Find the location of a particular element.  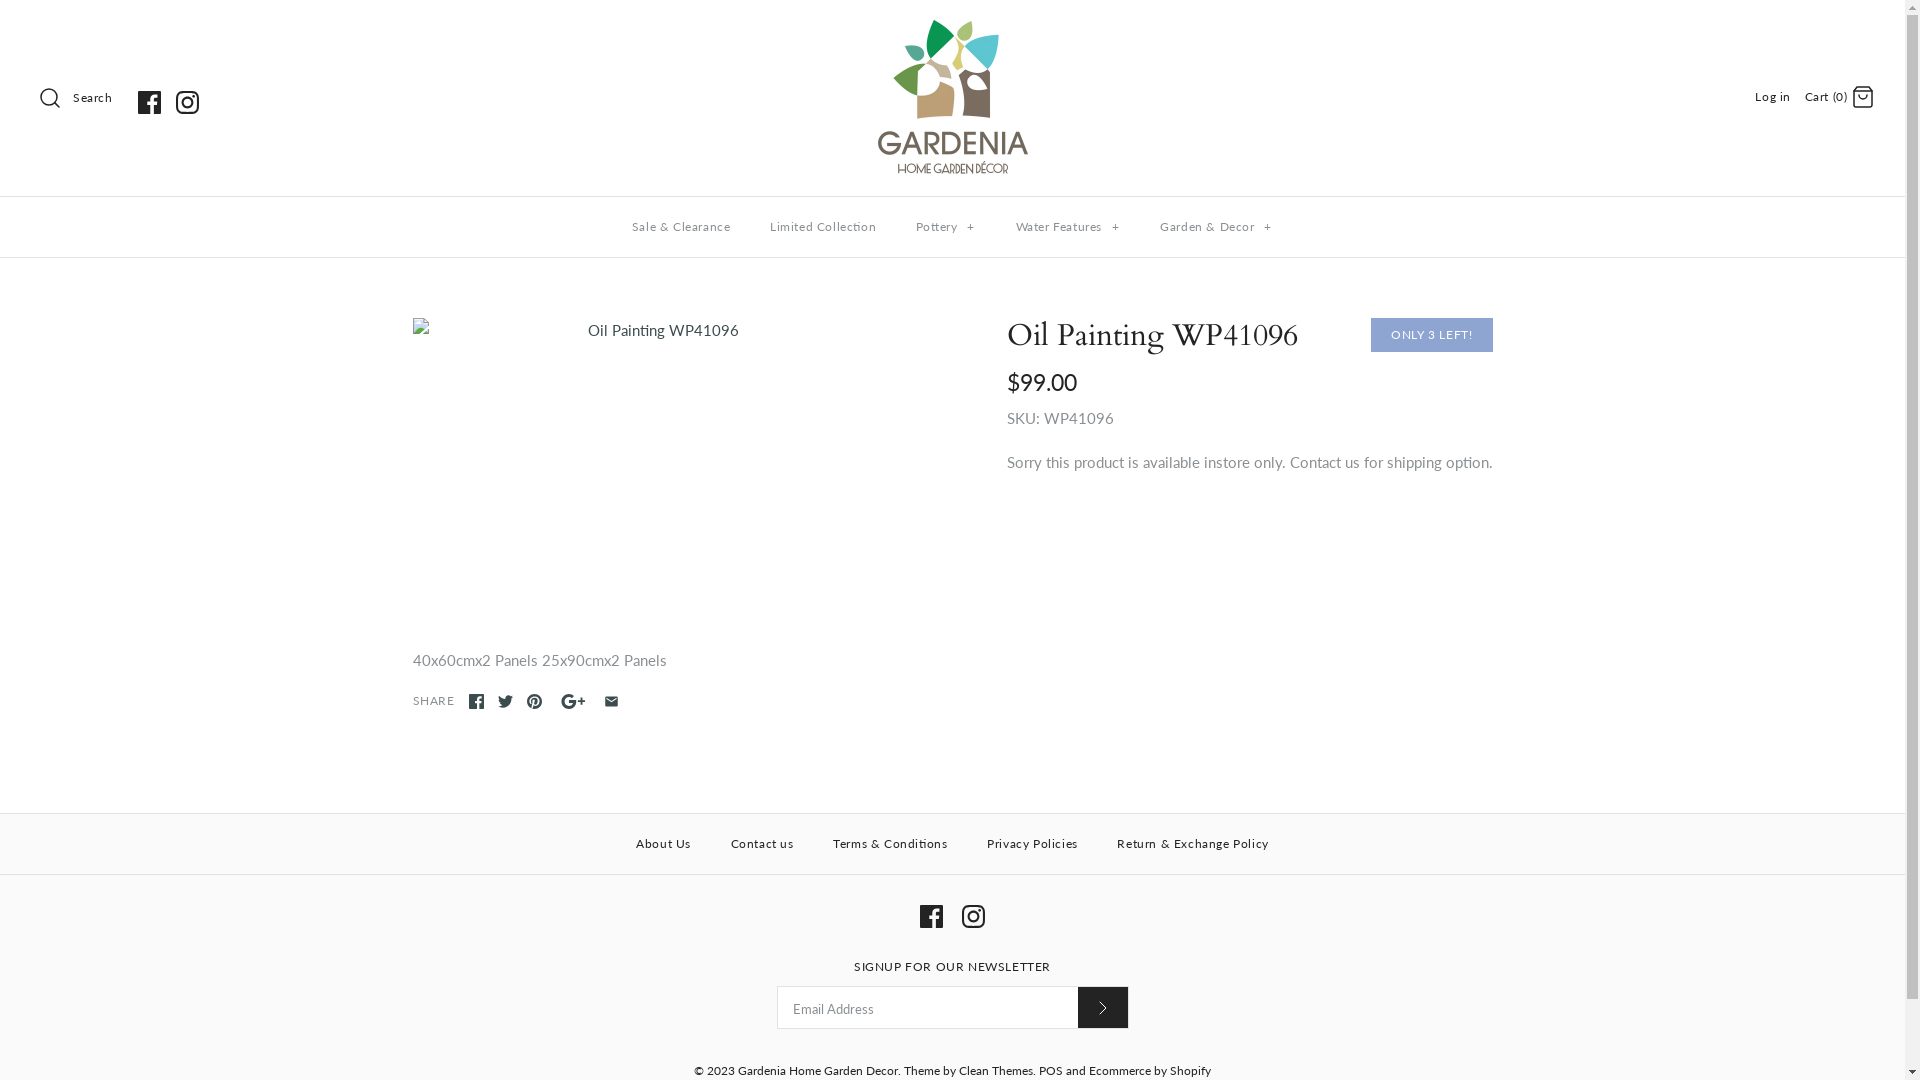

'Garden & Decor +' is located at coordinates (1215, 226).